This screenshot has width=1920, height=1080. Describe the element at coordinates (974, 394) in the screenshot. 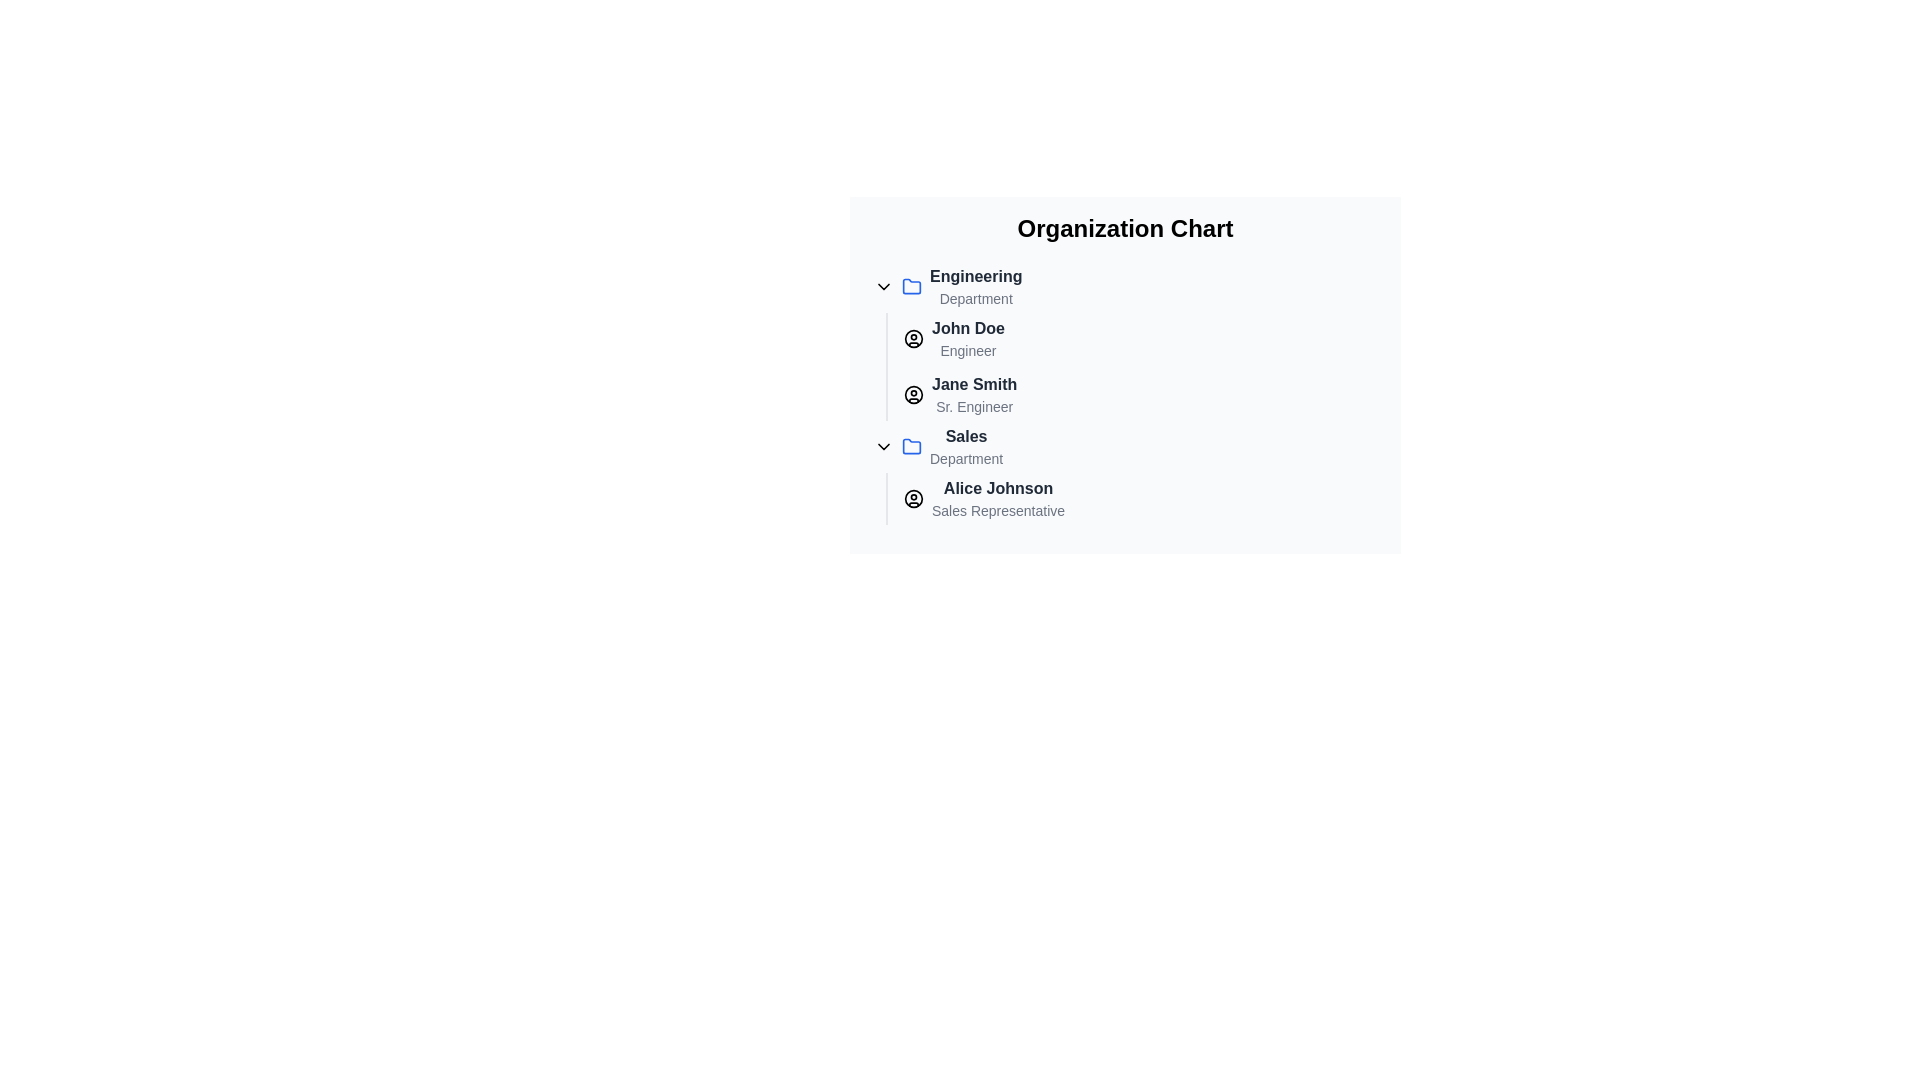

I see `displayed information of the text element showing 'Jane Smith' and 'Sr. Engineer' located in the Engineering department section` at that location.